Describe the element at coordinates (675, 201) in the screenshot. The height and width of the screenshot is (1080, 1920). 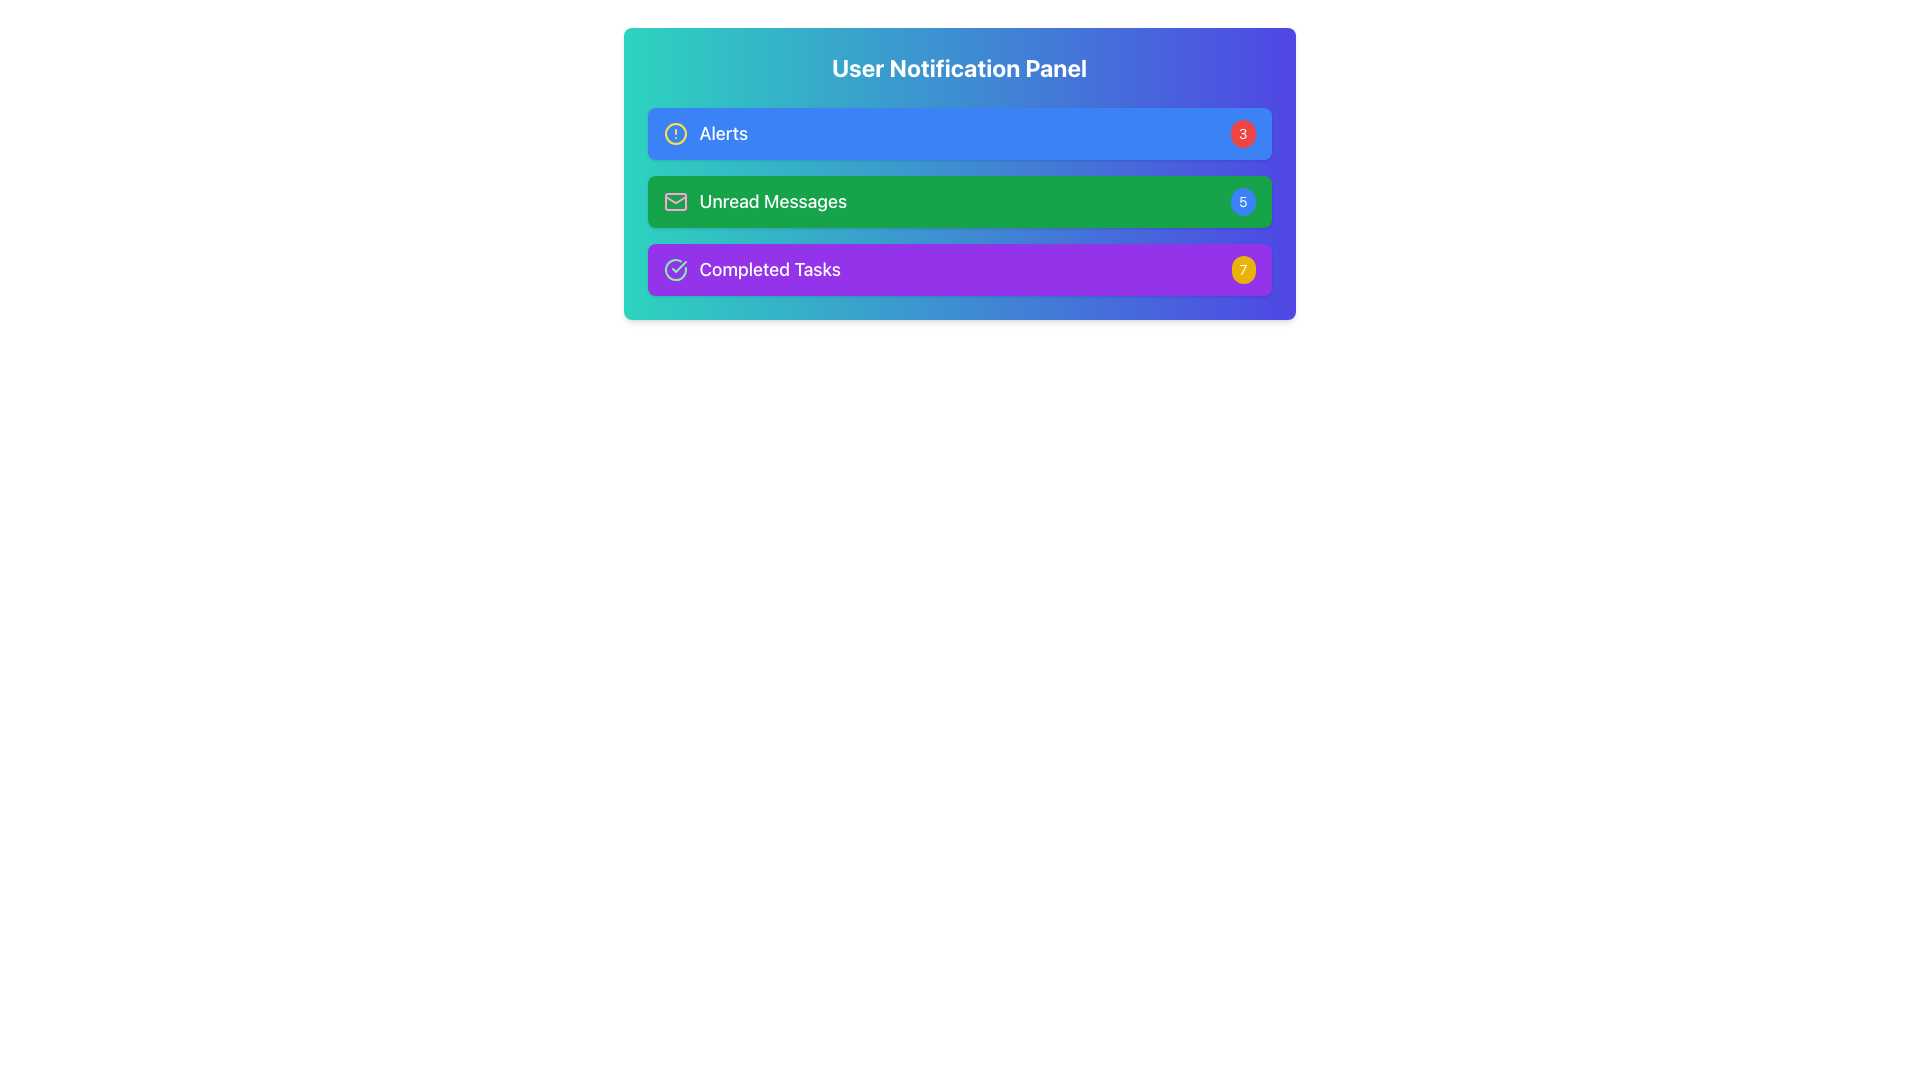
I see `the unread messages icon located to the immediate left of the text 'Unread Messages'` at that location.